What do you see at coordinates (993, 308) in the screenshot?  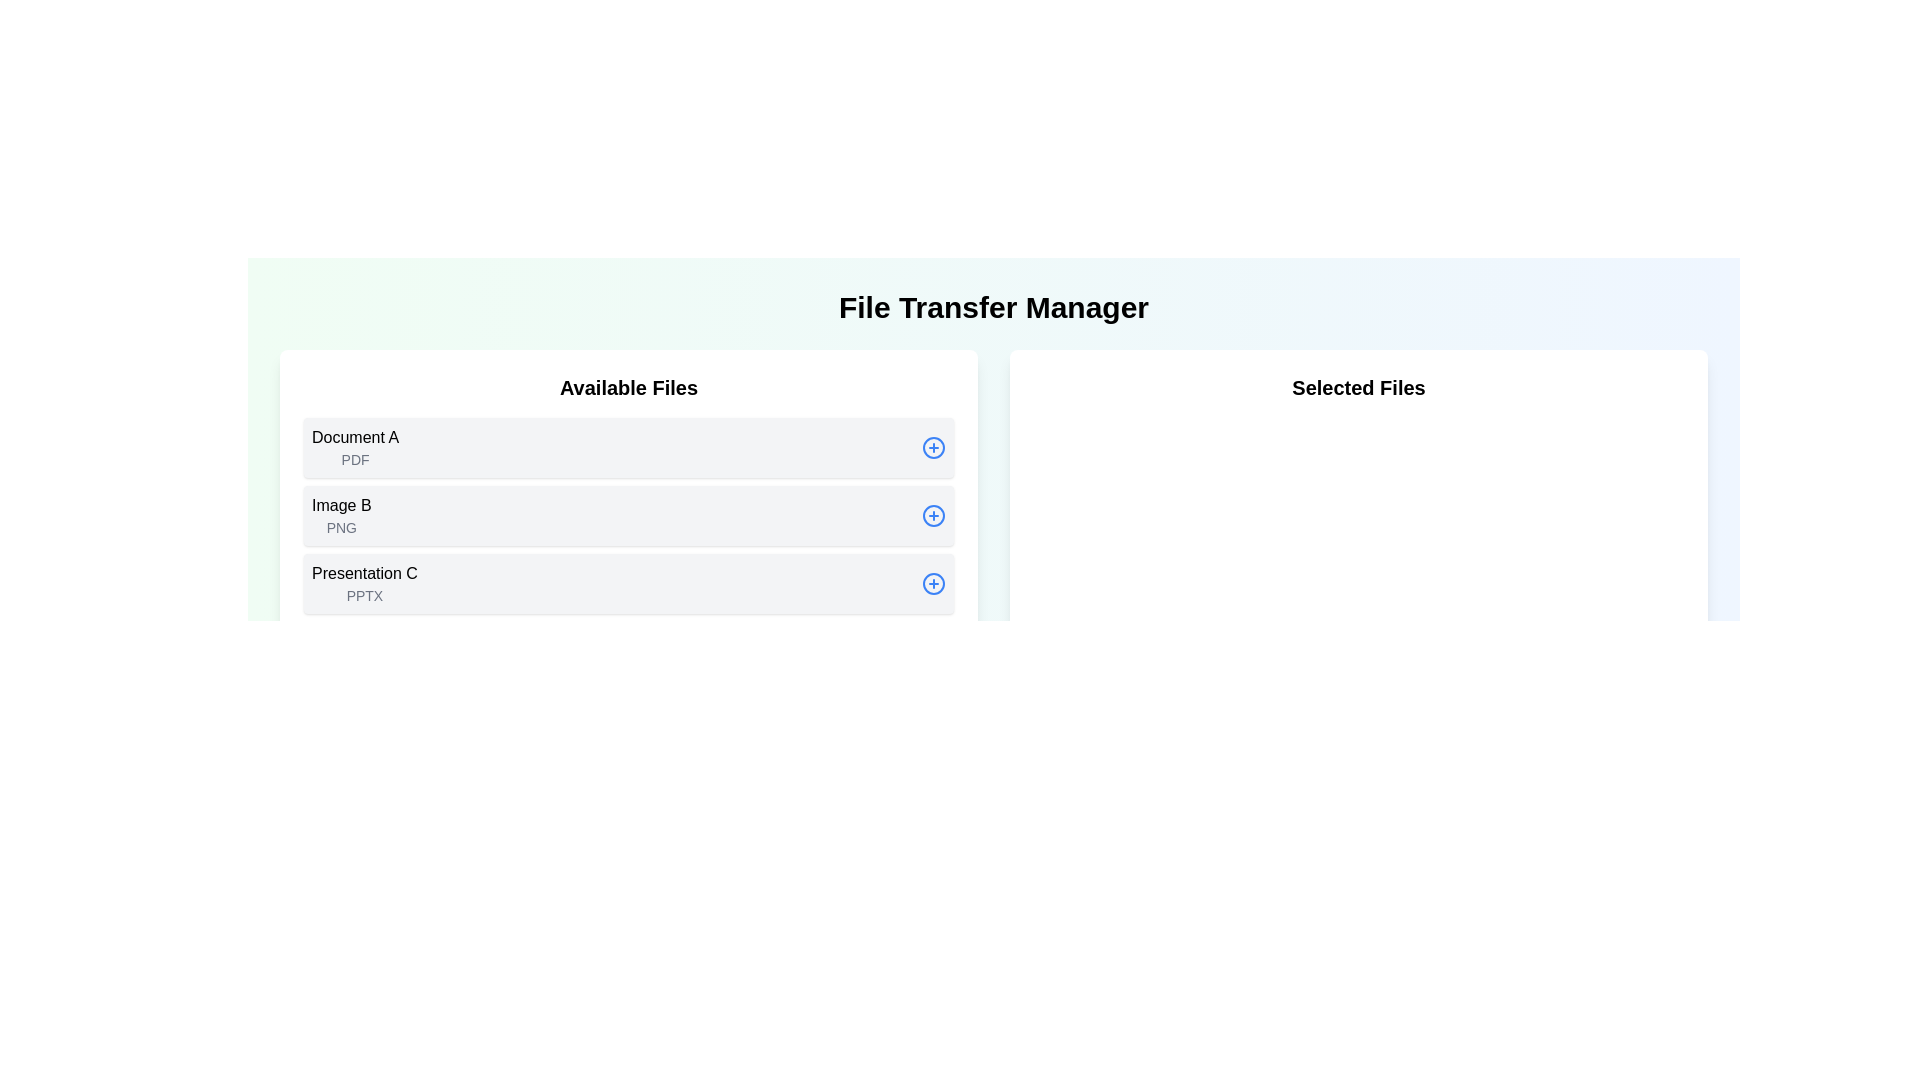 I see `the header or title text that indicates the purpose of the interface related to file transfer management, located at the top of the main content section` at bounding box center [993, 308].